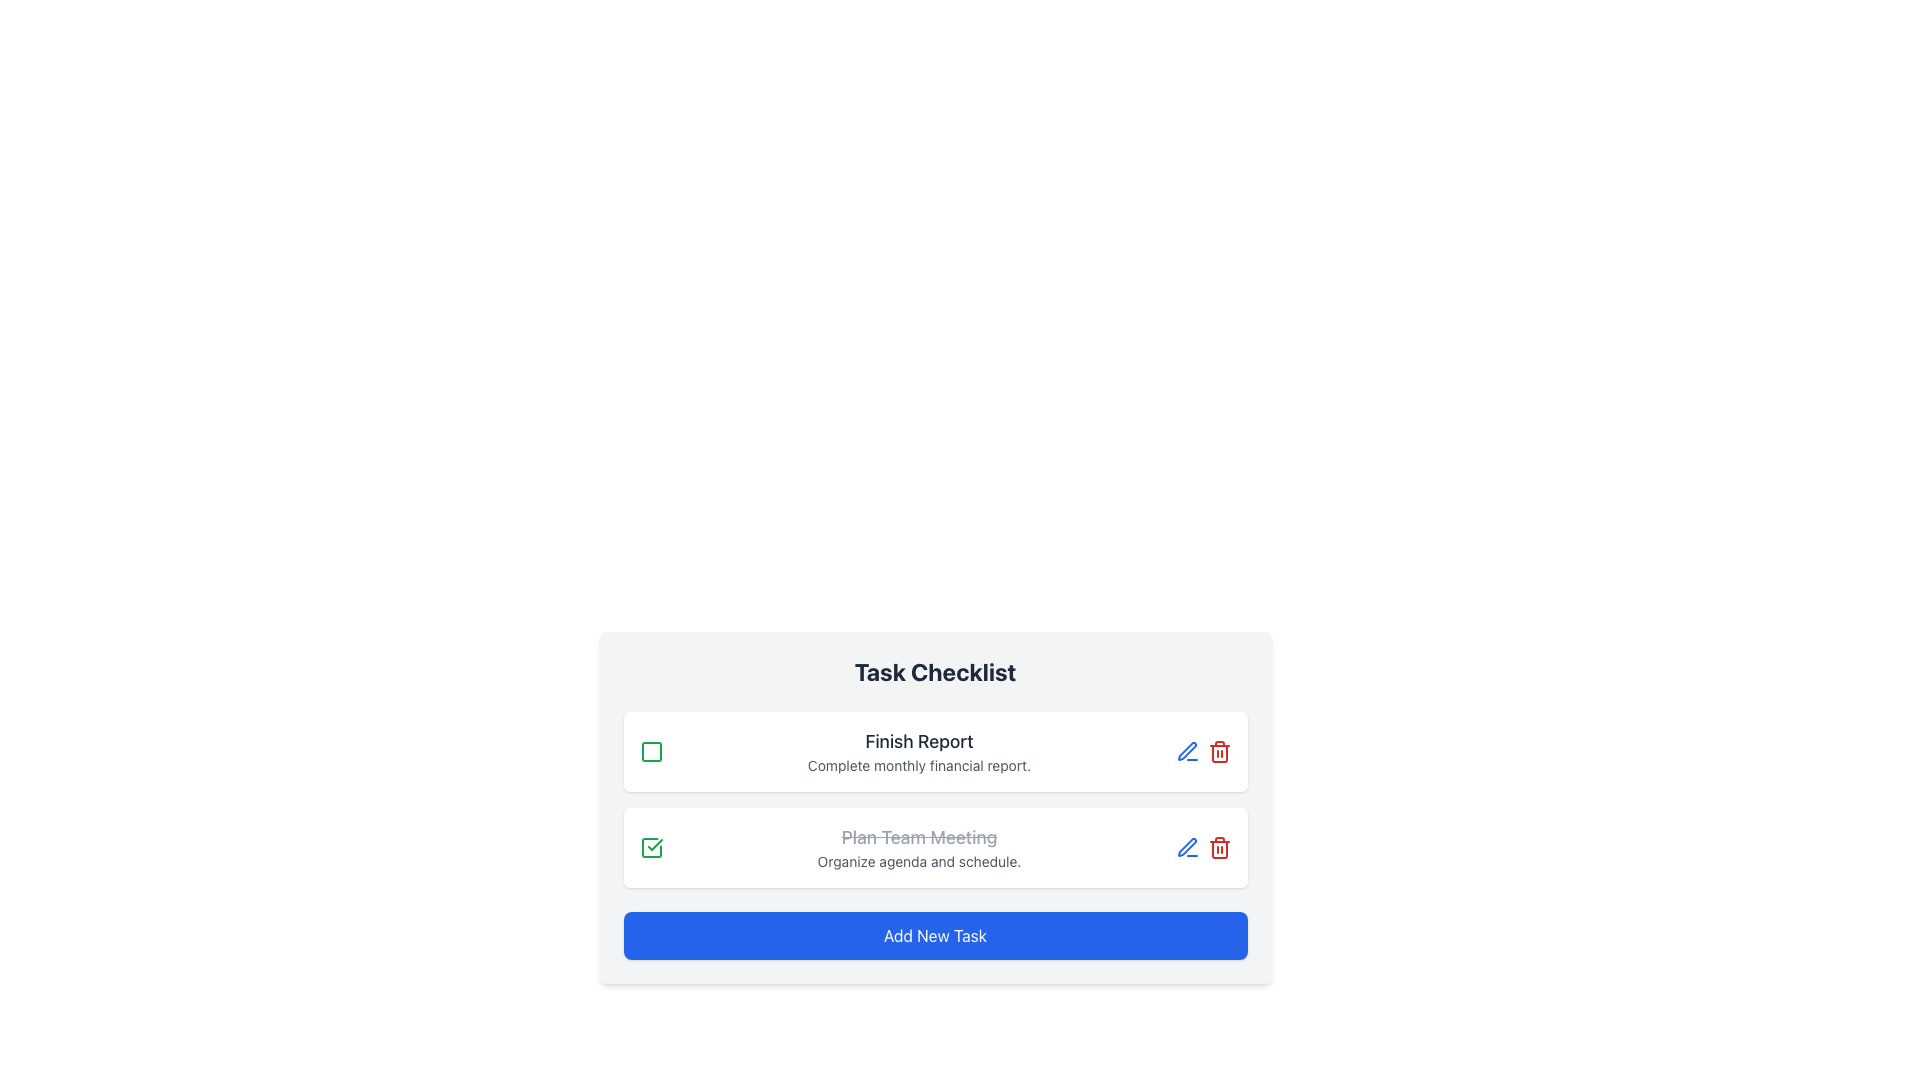 This screenshot has height=1080, width=1920. I want to click on the text label displaying 'Complete monthly financial report.' which is located below the 'Finish Report' title in the task checklist interface, so click(918, 765).